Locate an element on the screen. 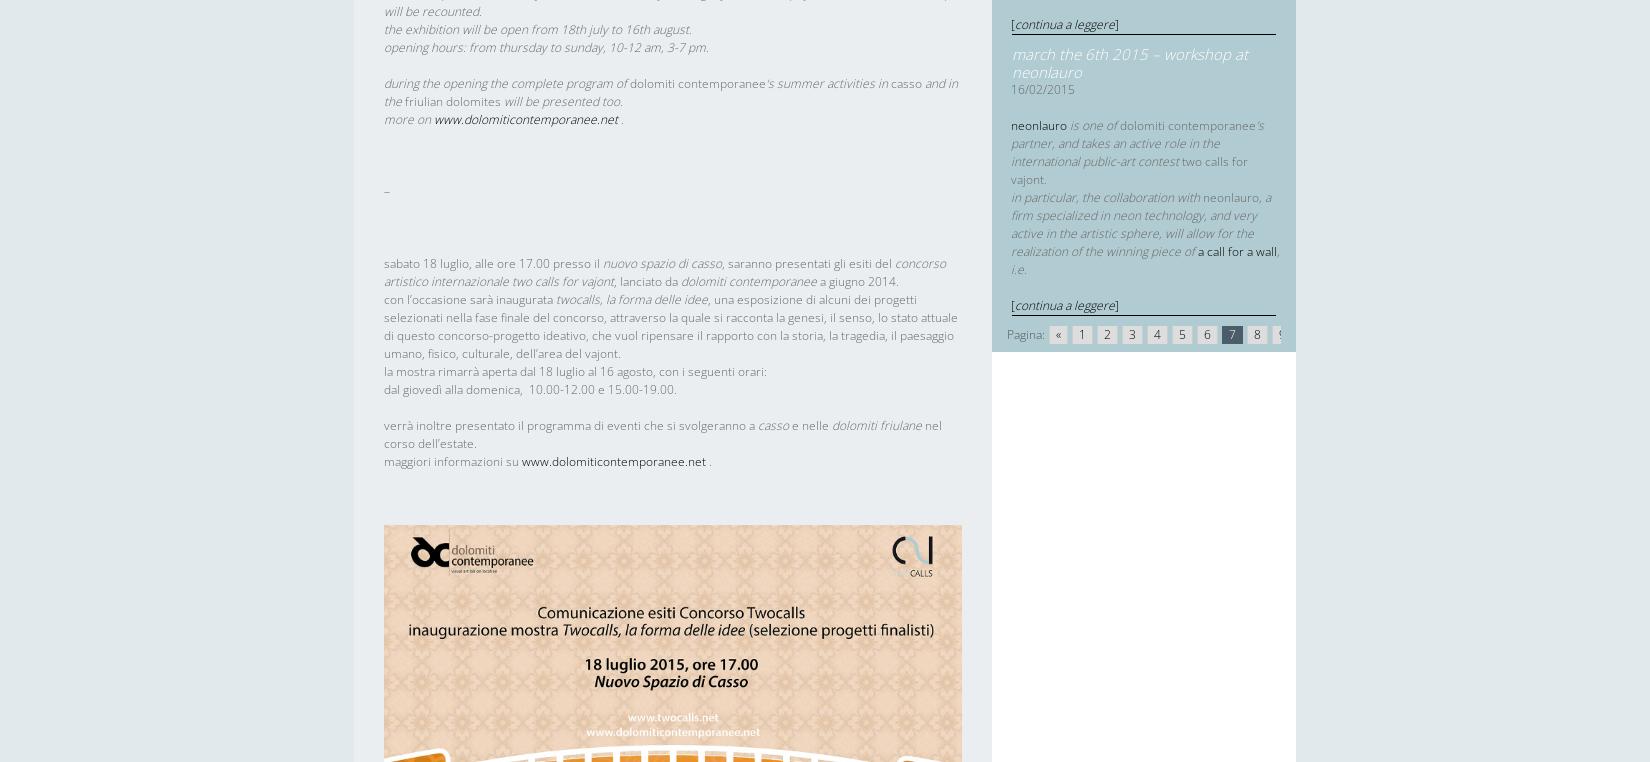  'dal giovedì alla domenica,  10.00-12.00 e 15.00-19.00.' is located at coordinates (529, 388).